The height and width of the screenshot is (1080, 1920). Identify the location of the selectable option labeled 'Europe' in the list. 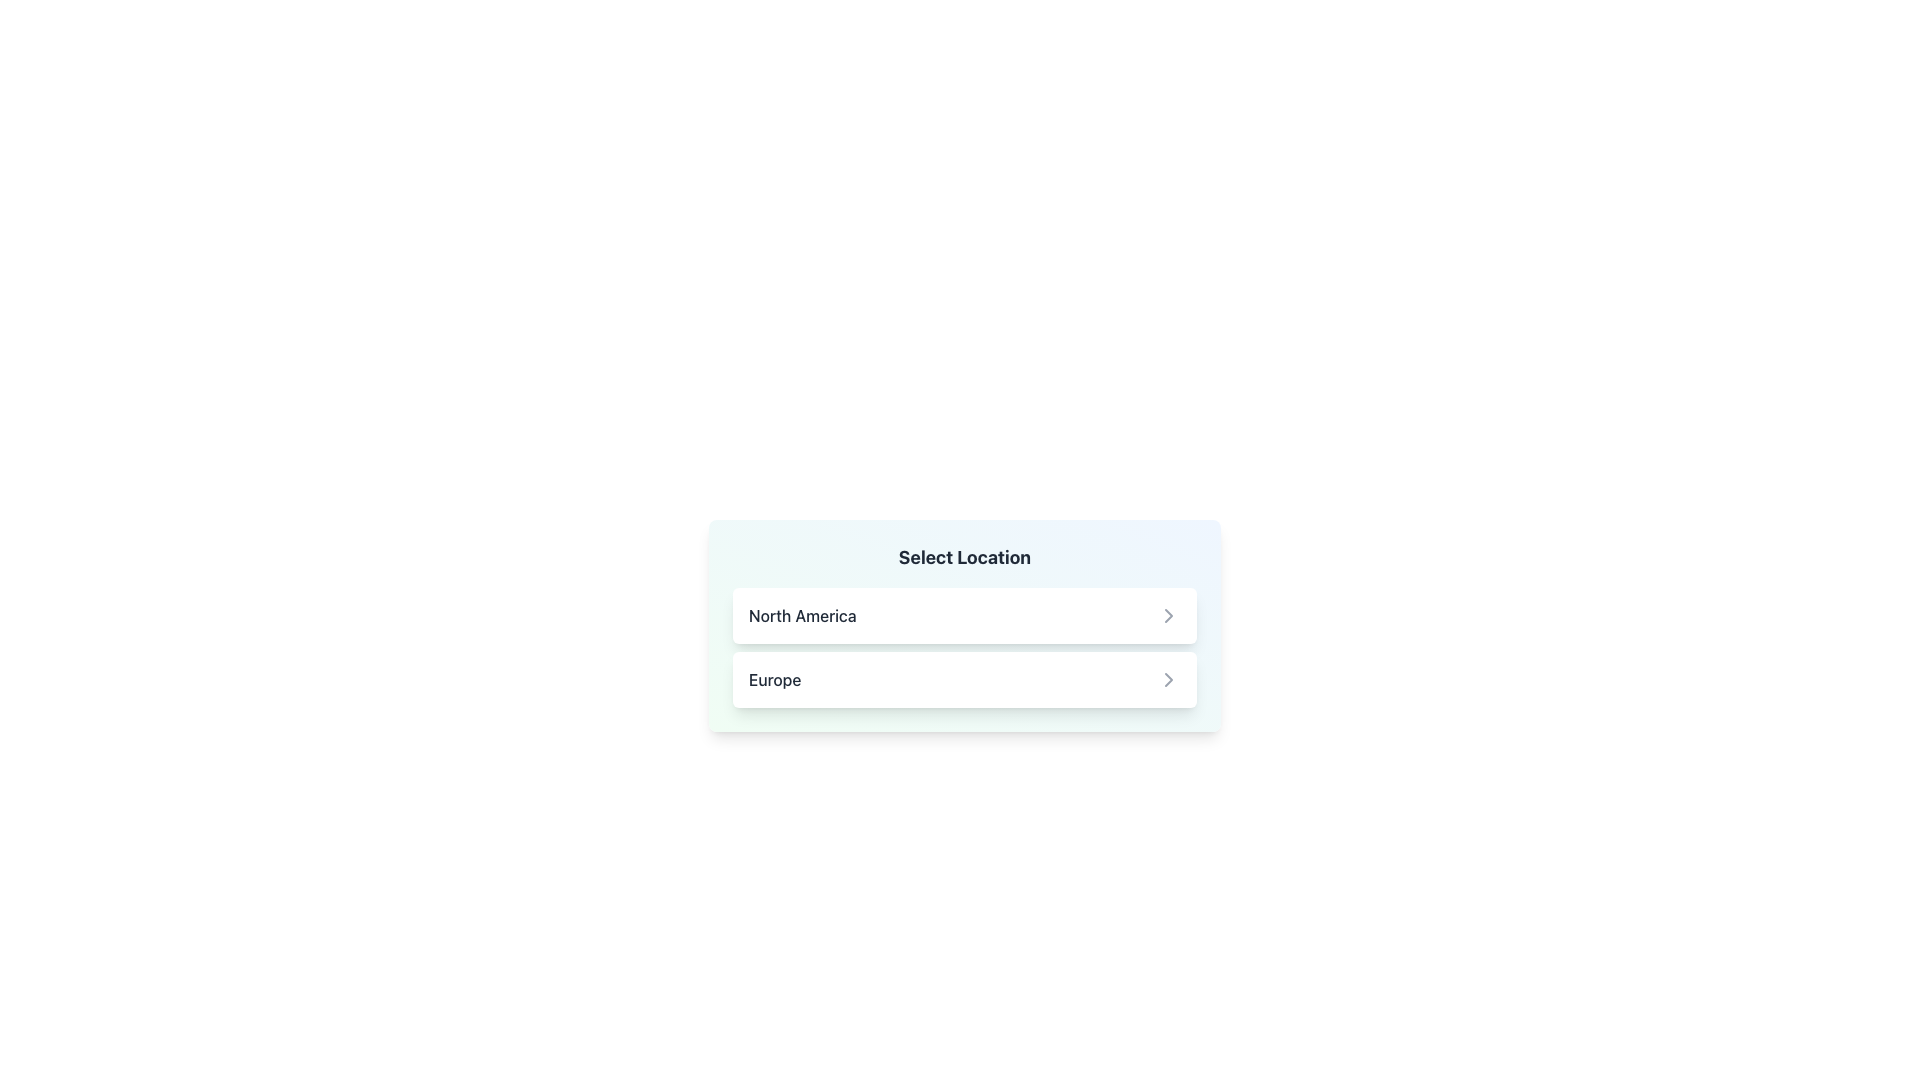
(964, 678).